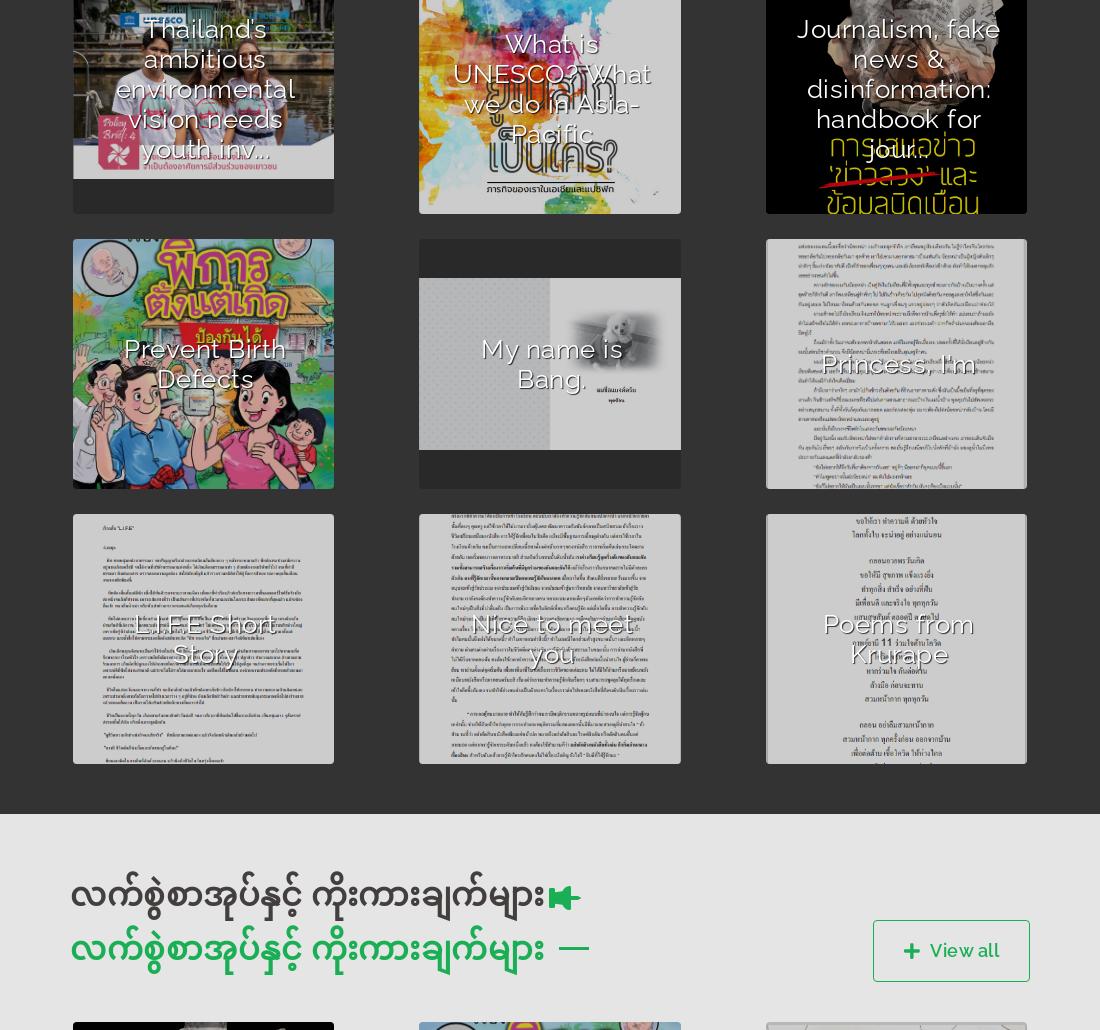 The width and height of the screenshot is (1100, 1030). What do you see at coordinates (204, 362) in the screenshot?
I see `'Prevent Birth Defects'` at bounding box center [204, 362].